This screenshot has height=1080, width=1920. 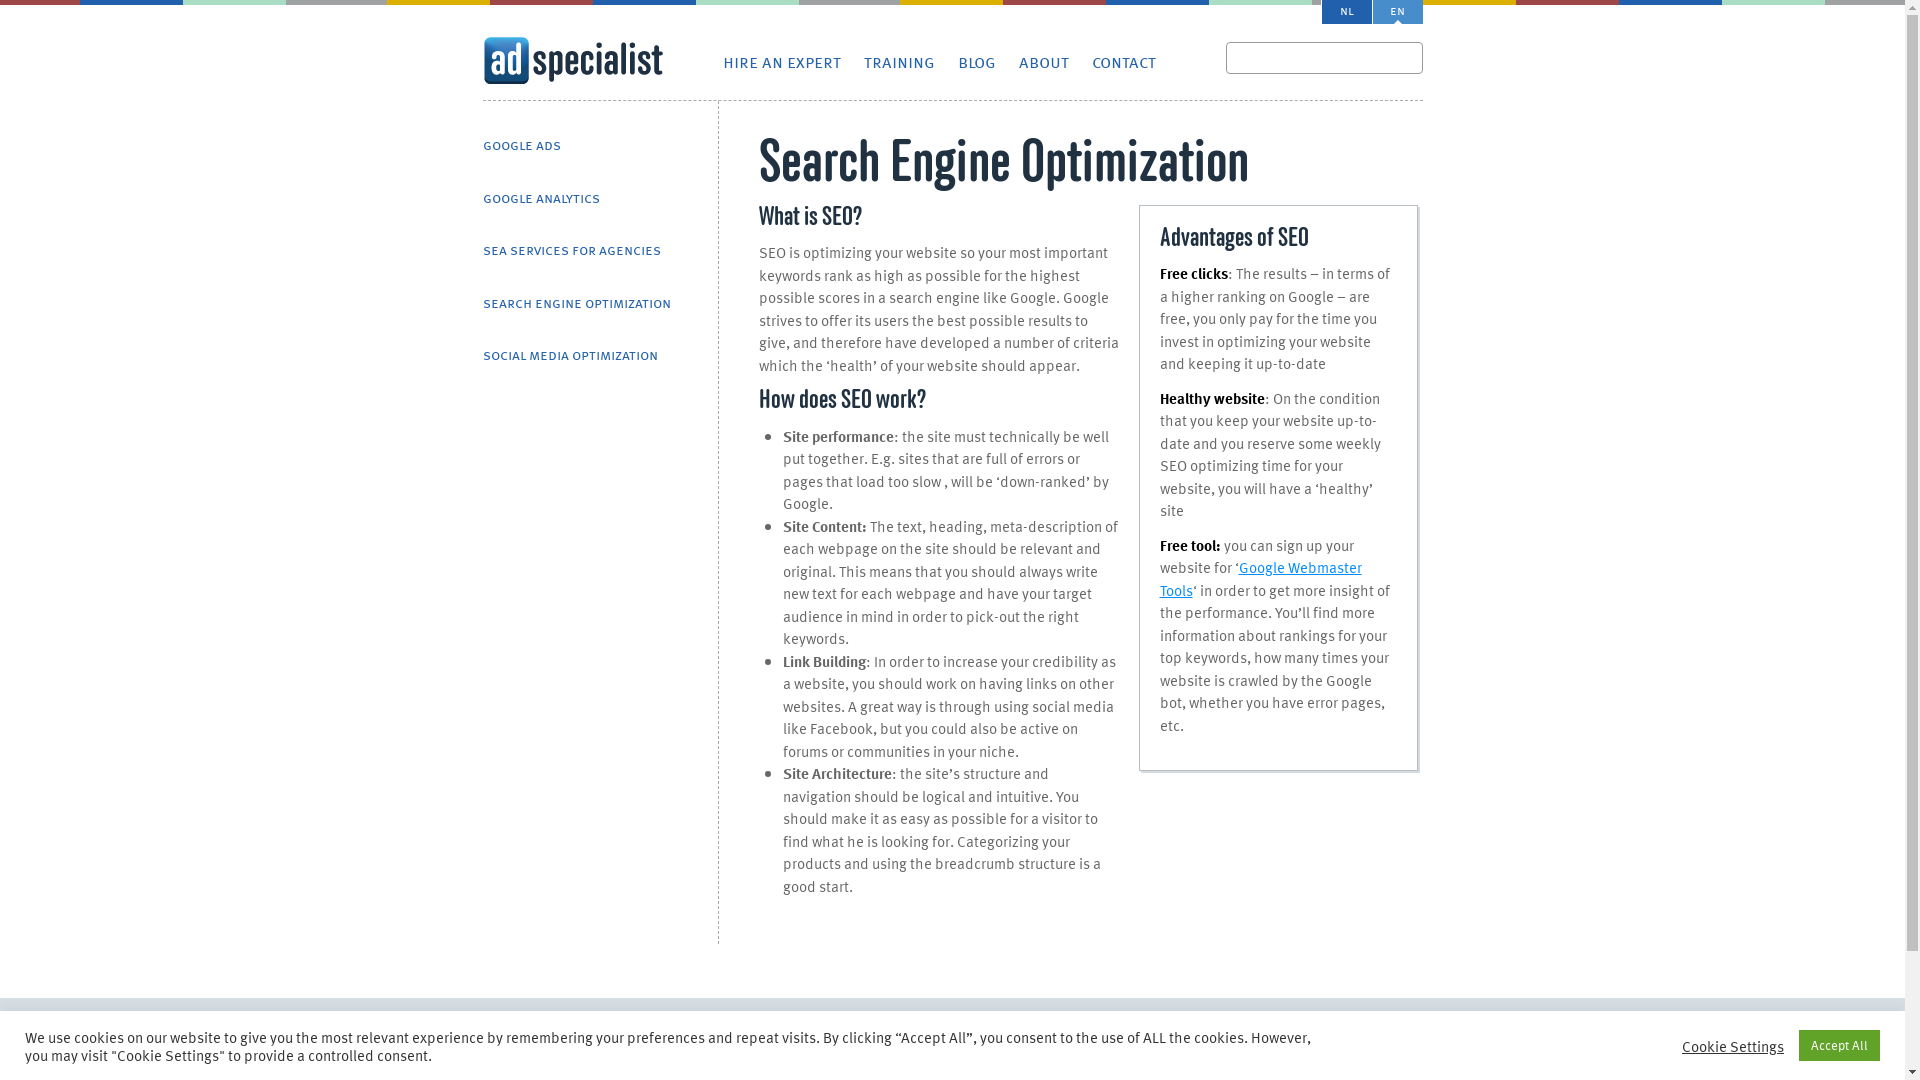 I want to click on 'Google Webmaster Tools', so click(x=1260, y=578).